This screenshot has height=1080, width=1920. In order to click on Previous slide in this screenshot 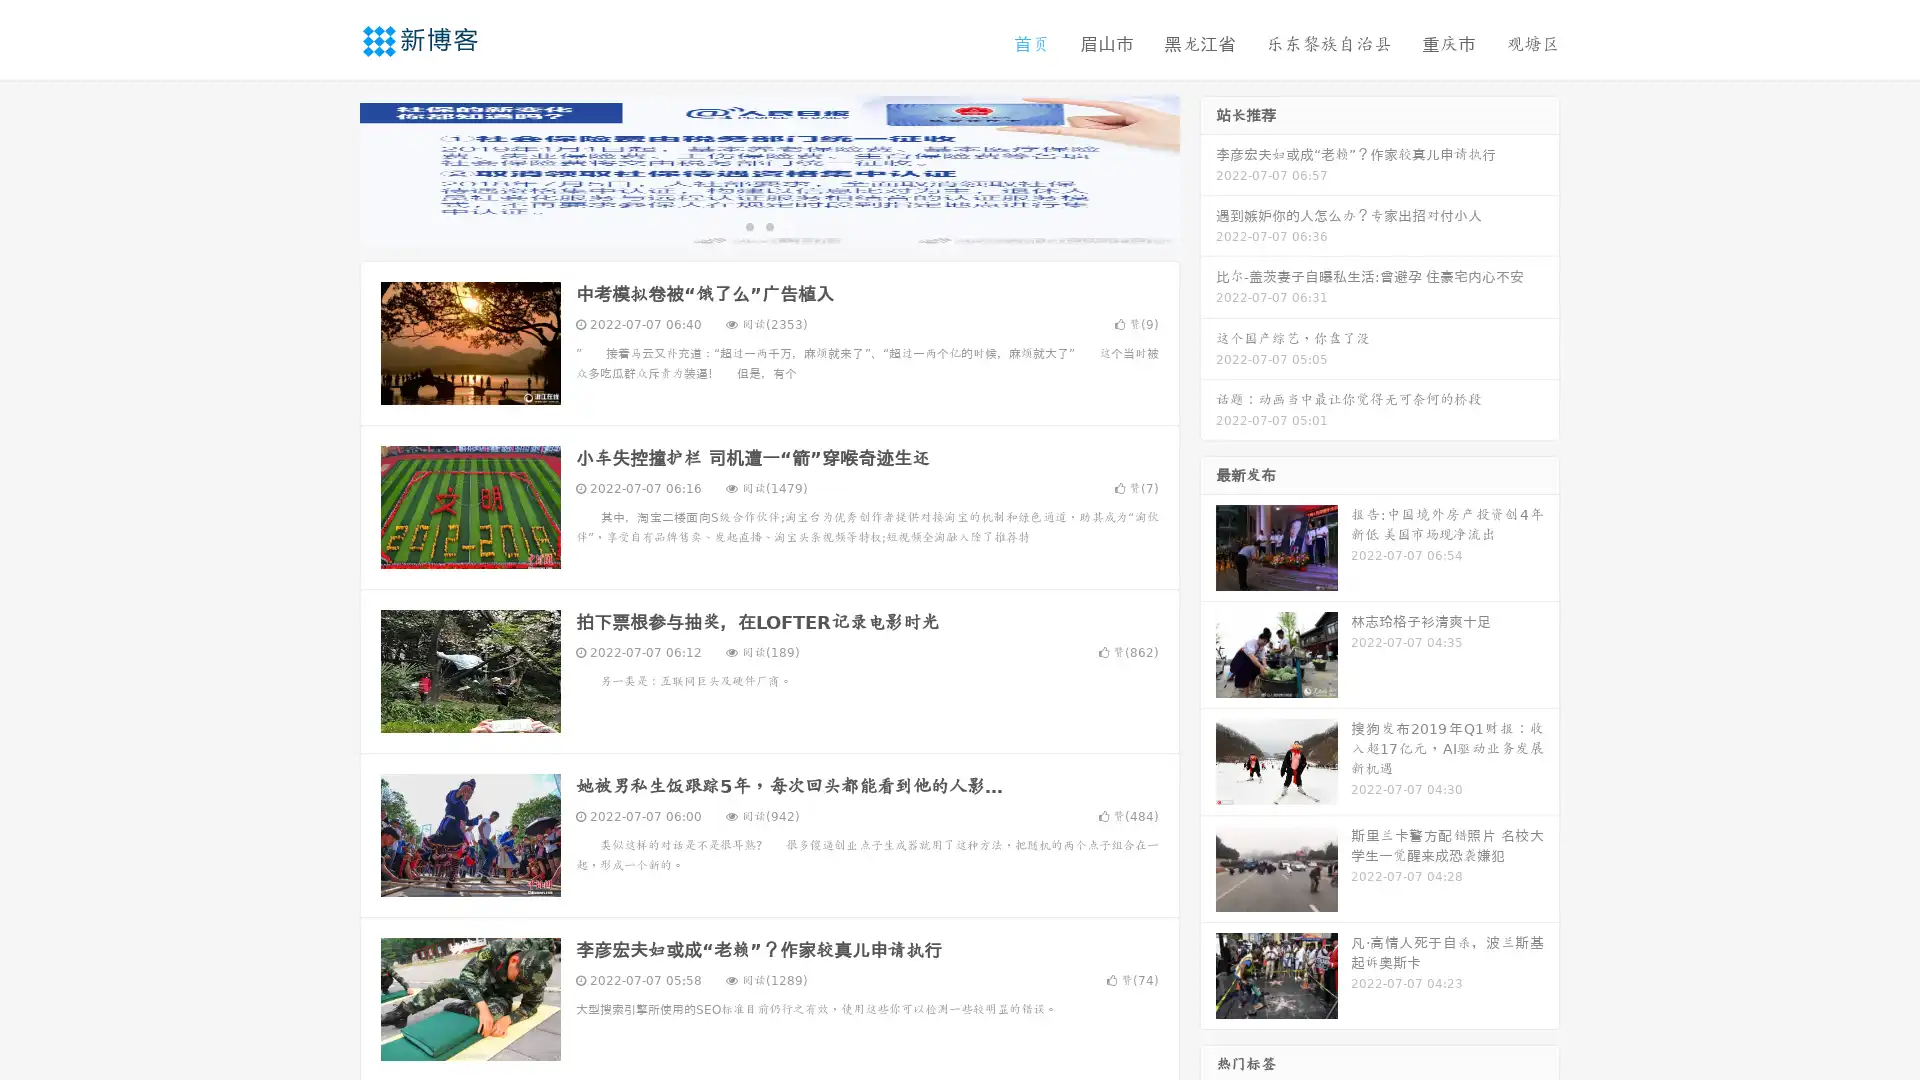, I will do `click(330, 168)`.